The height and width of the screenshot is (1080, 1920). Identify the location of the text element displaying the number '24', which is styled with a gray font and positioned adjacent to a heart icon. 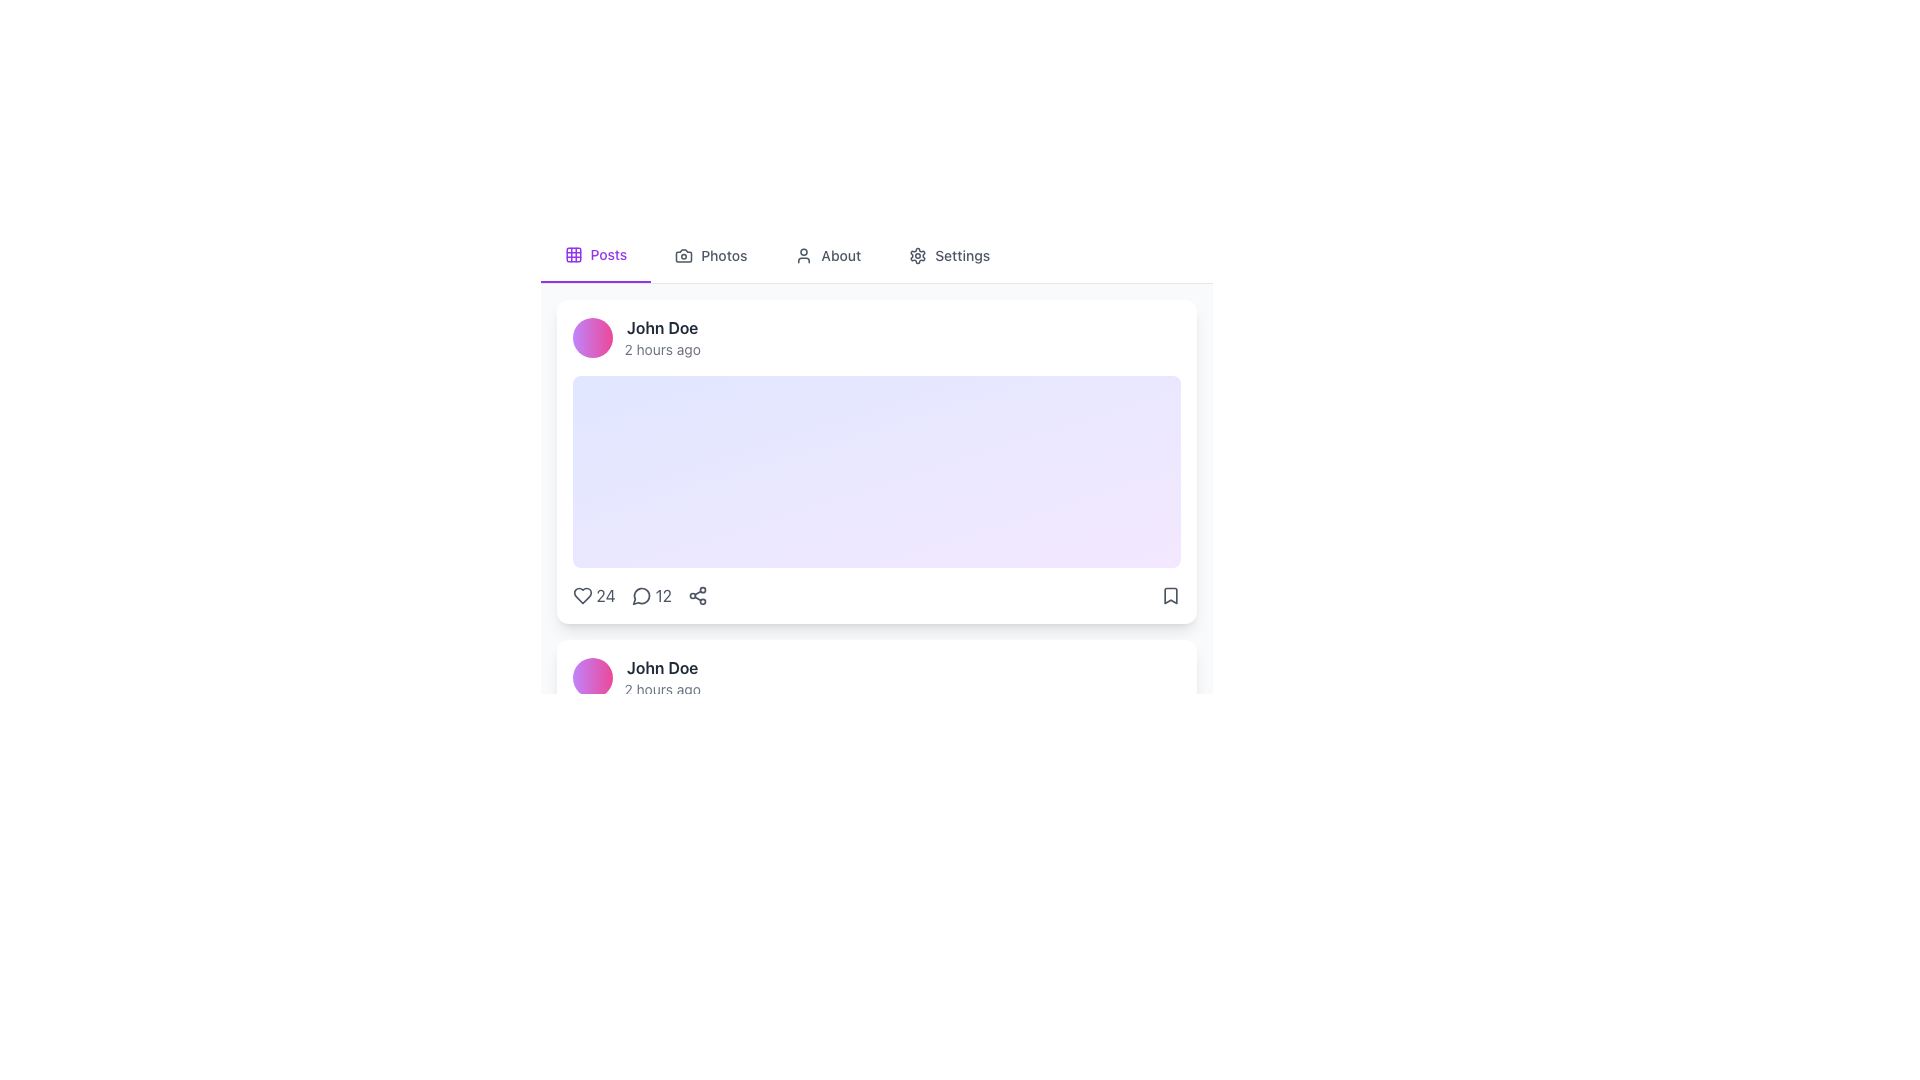
(593, 595).